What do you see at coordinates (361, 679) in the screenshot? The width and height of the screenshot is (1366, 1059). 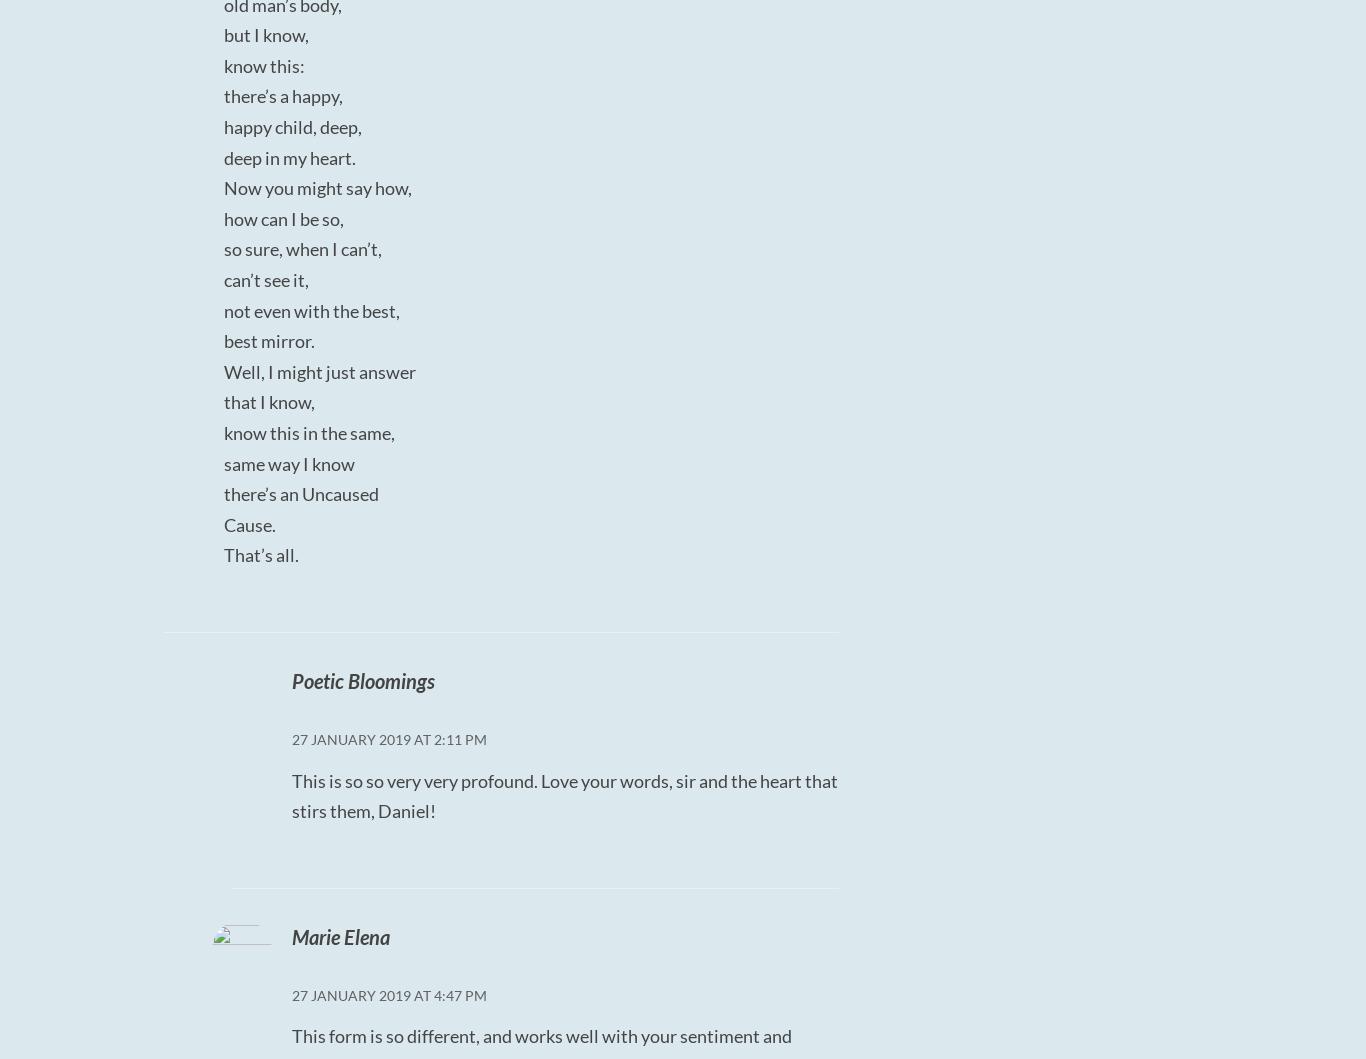 I see `'Poetic Bloomings'` at bounding box center [361, 679].